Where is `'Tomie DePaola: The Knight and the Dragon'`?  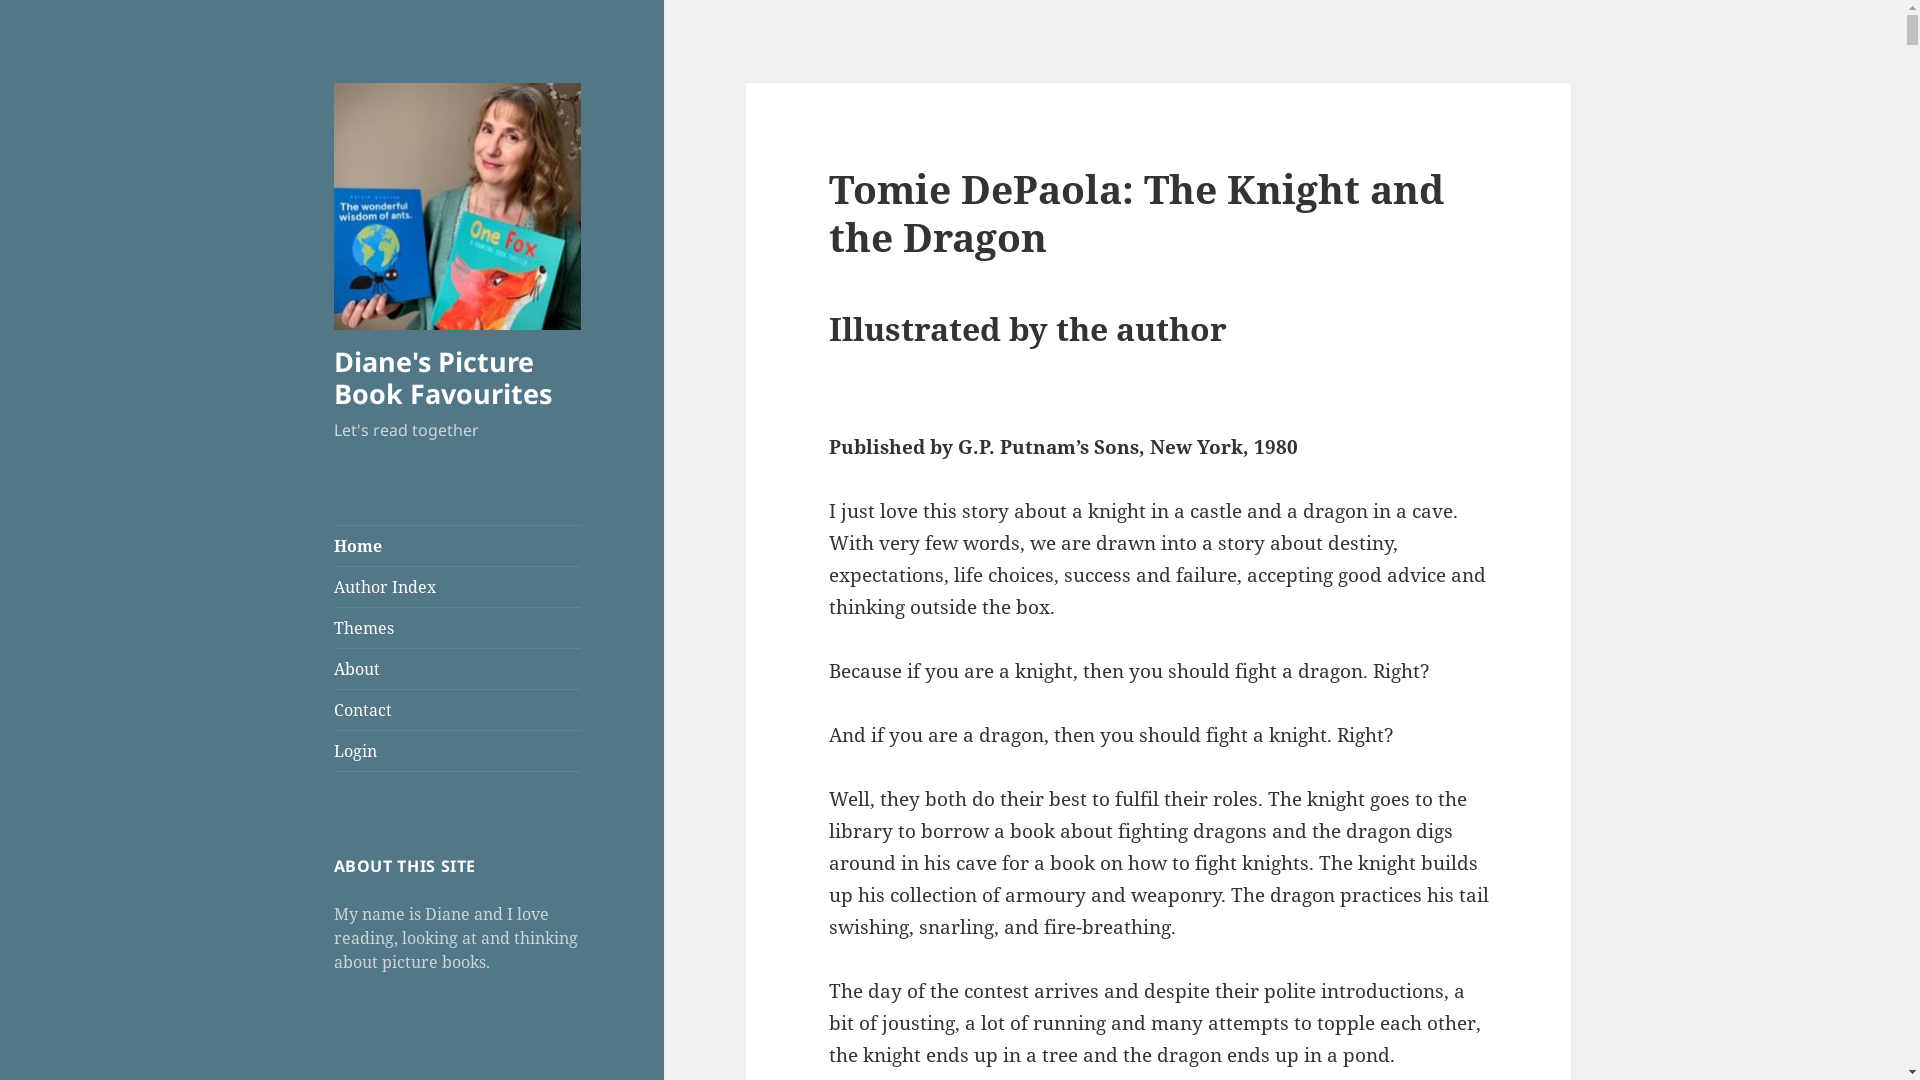
'Tomie DePaola: The Knight and the Dragon' is located at coordinates (829, 212).